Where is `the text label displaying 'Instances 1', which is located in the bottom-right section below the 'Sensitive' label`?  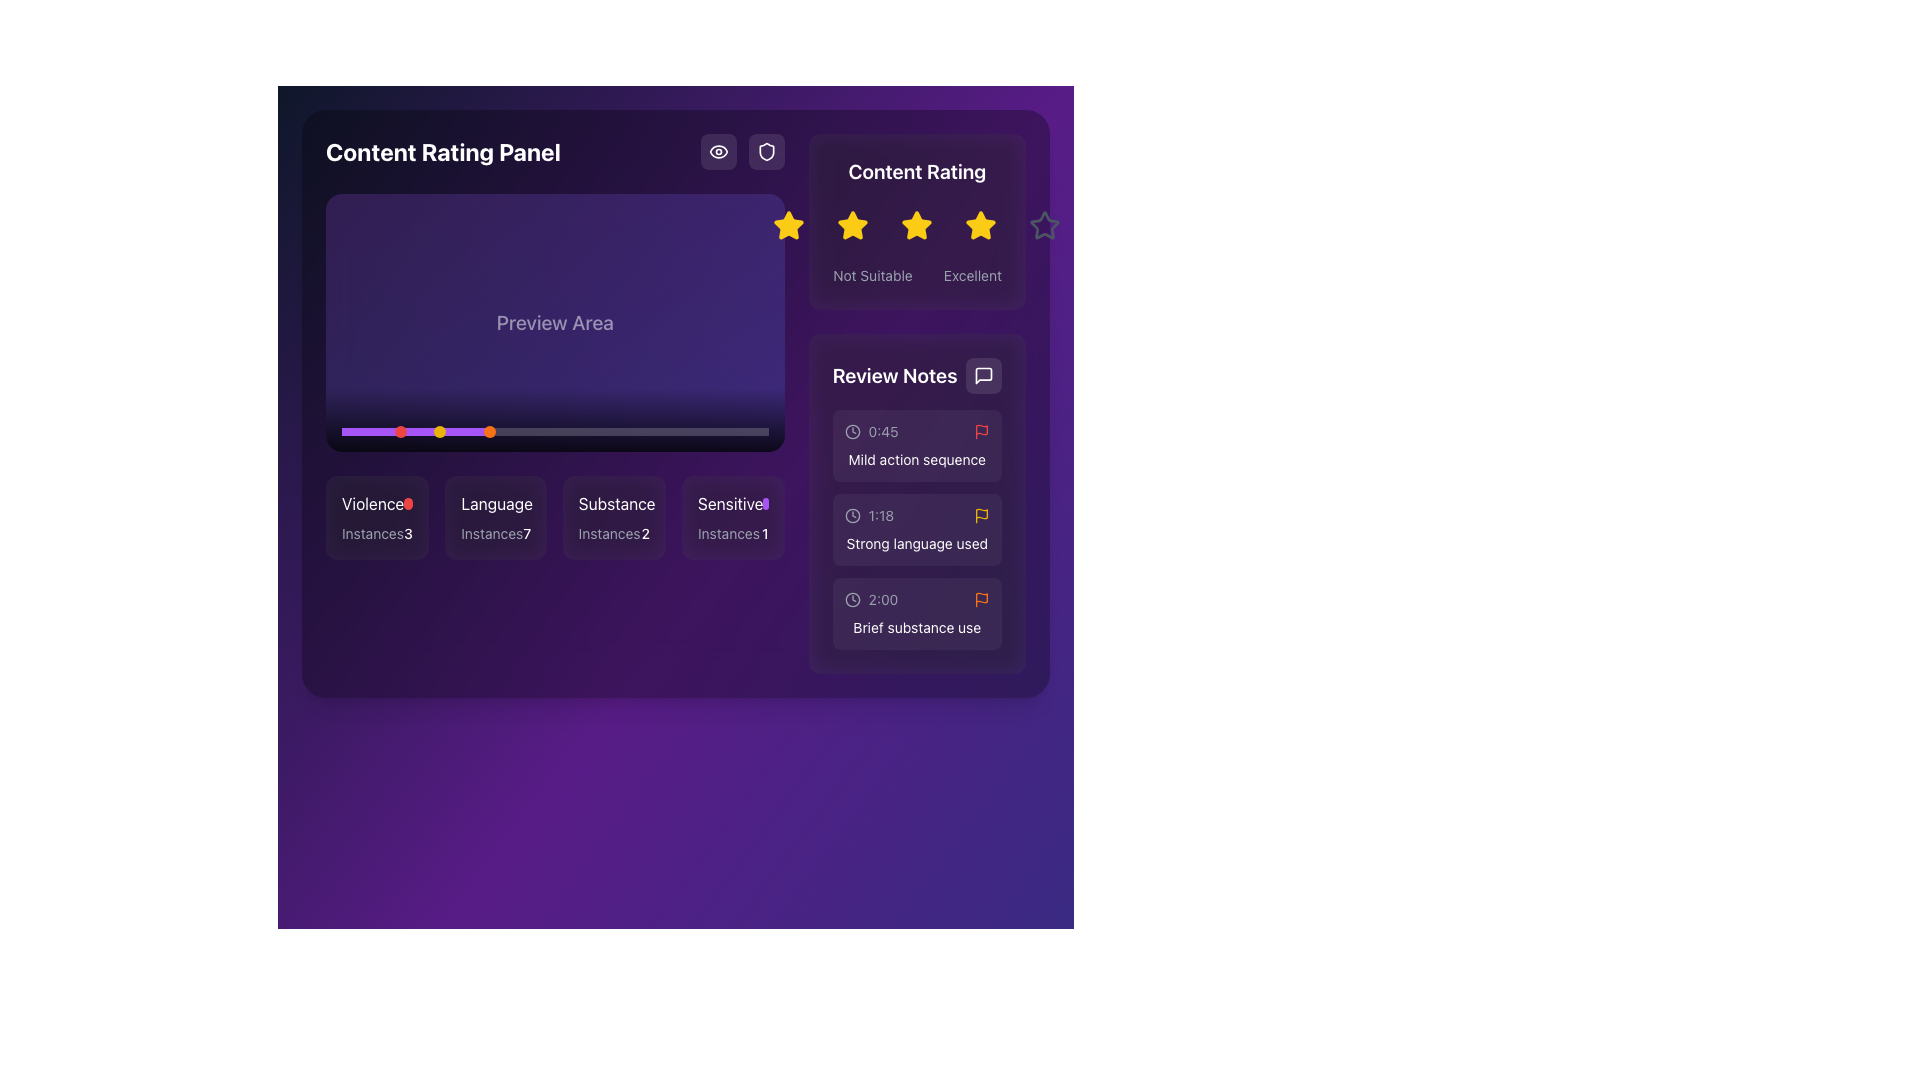 the text label displaying 'Instances 1', which is located in the bottom-right section below the 'Sensitive' label is located at coordinates (732, 532).